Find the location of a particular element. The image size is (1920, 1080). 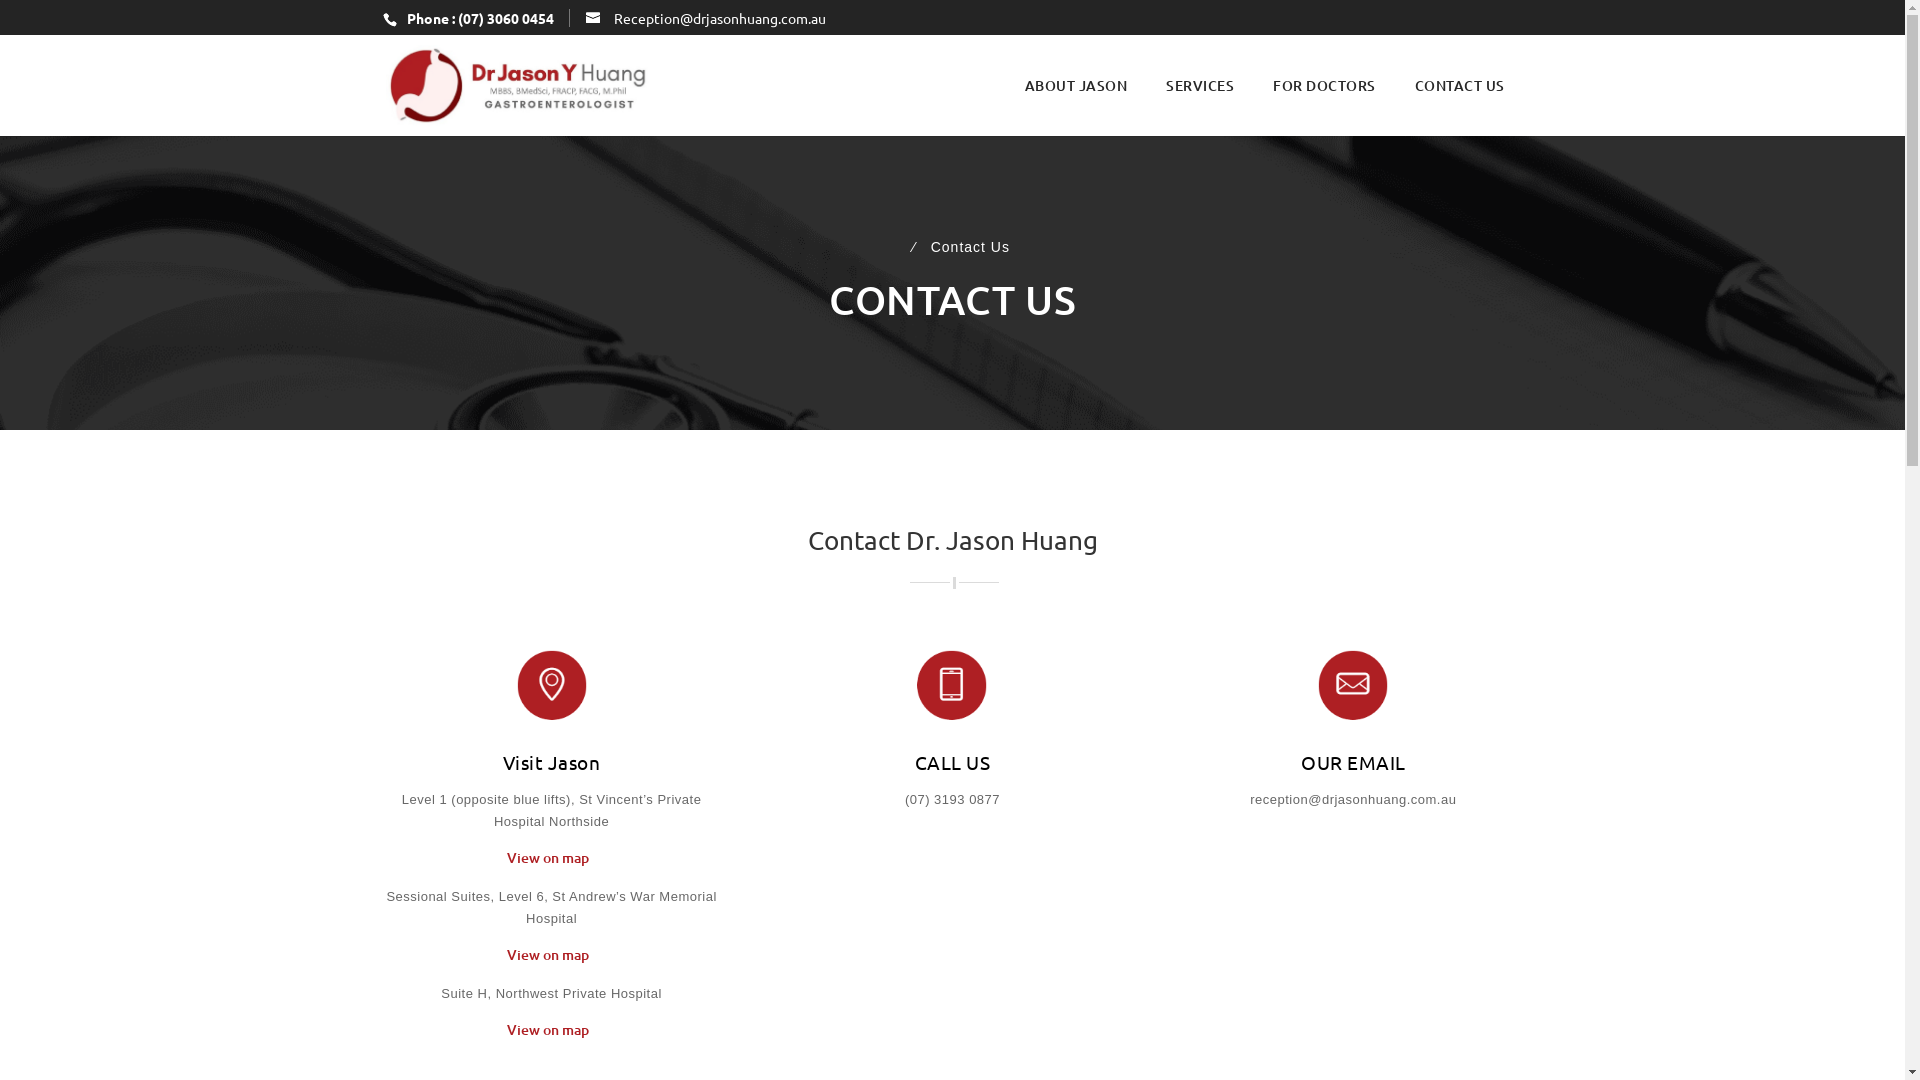

'icon1' is located at coordinates (552, 684).